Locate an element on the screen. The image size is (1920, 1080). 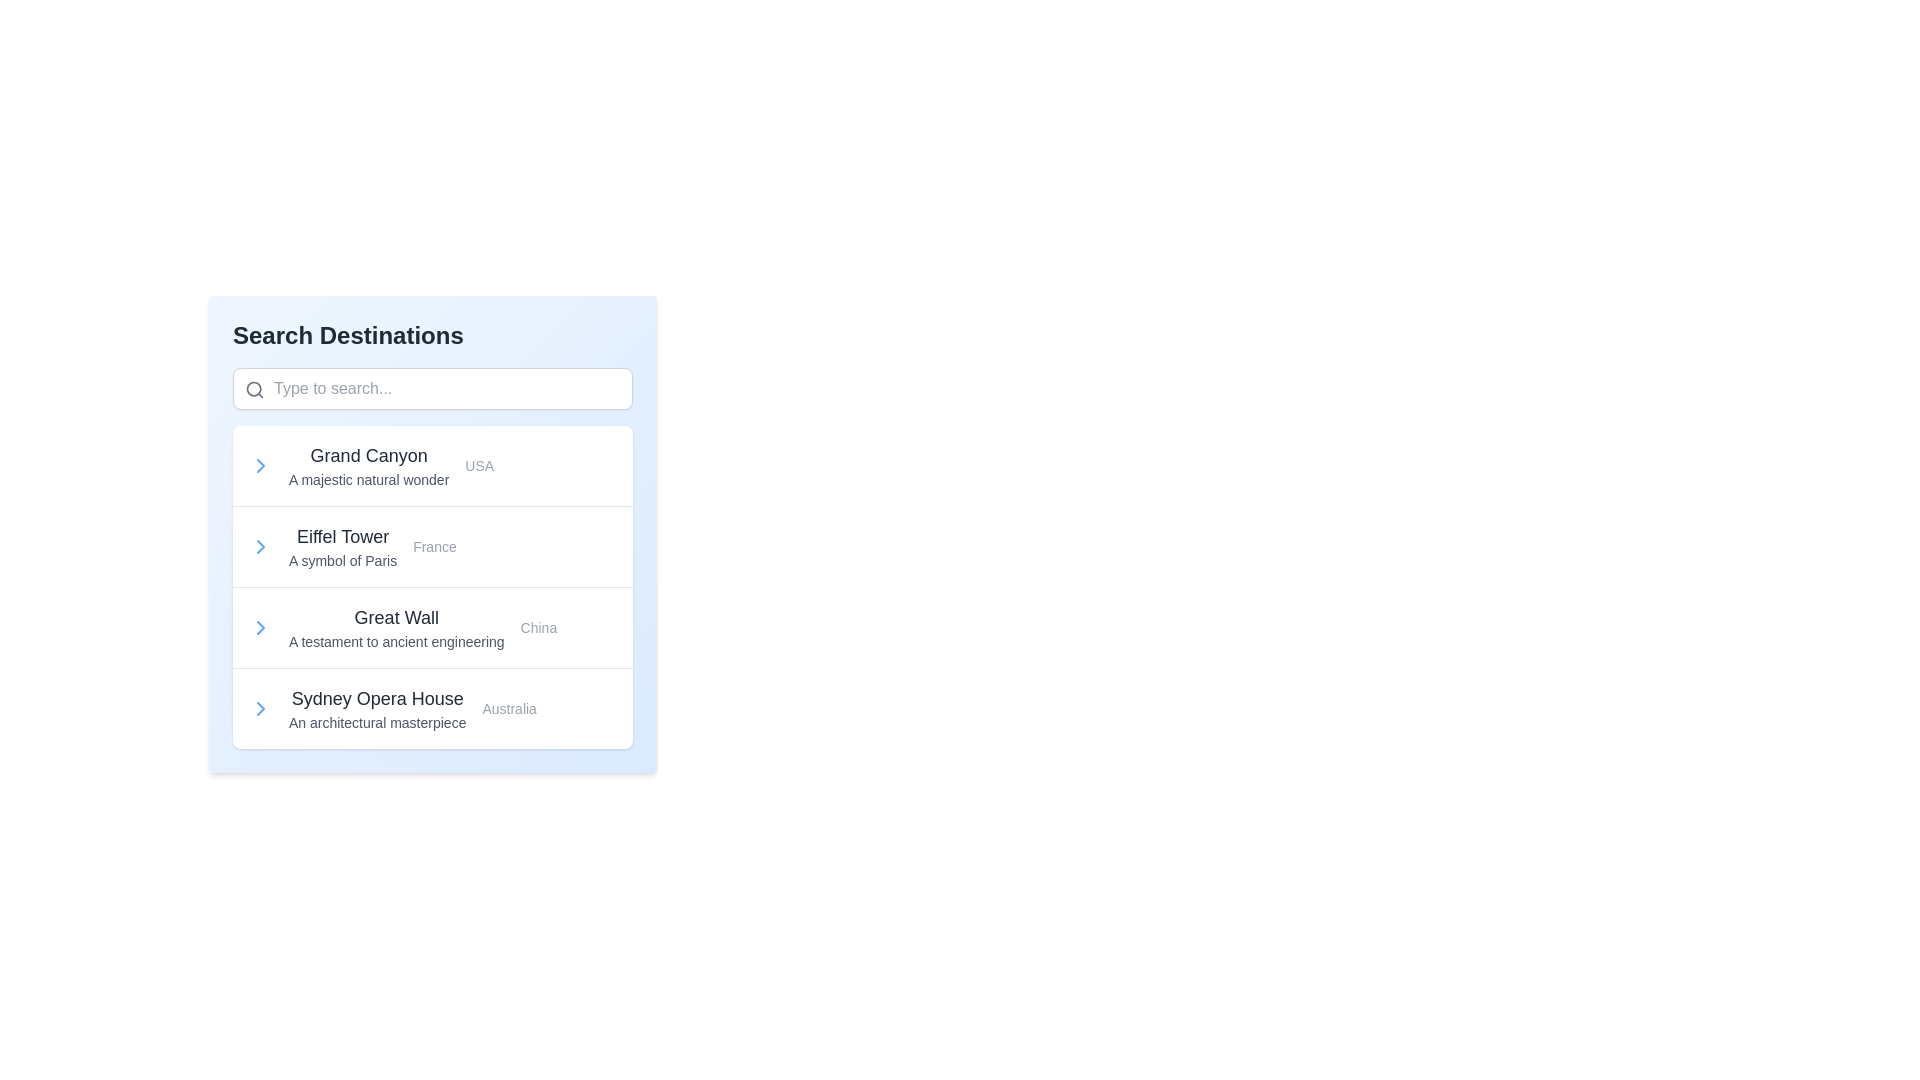
the prominent text label 'Eiffel Tower', which is styled in bold dark gray as part of a scrollable menu, positioned above the subtext 'A symbol of Paris' is located at coordinates (343, 535).